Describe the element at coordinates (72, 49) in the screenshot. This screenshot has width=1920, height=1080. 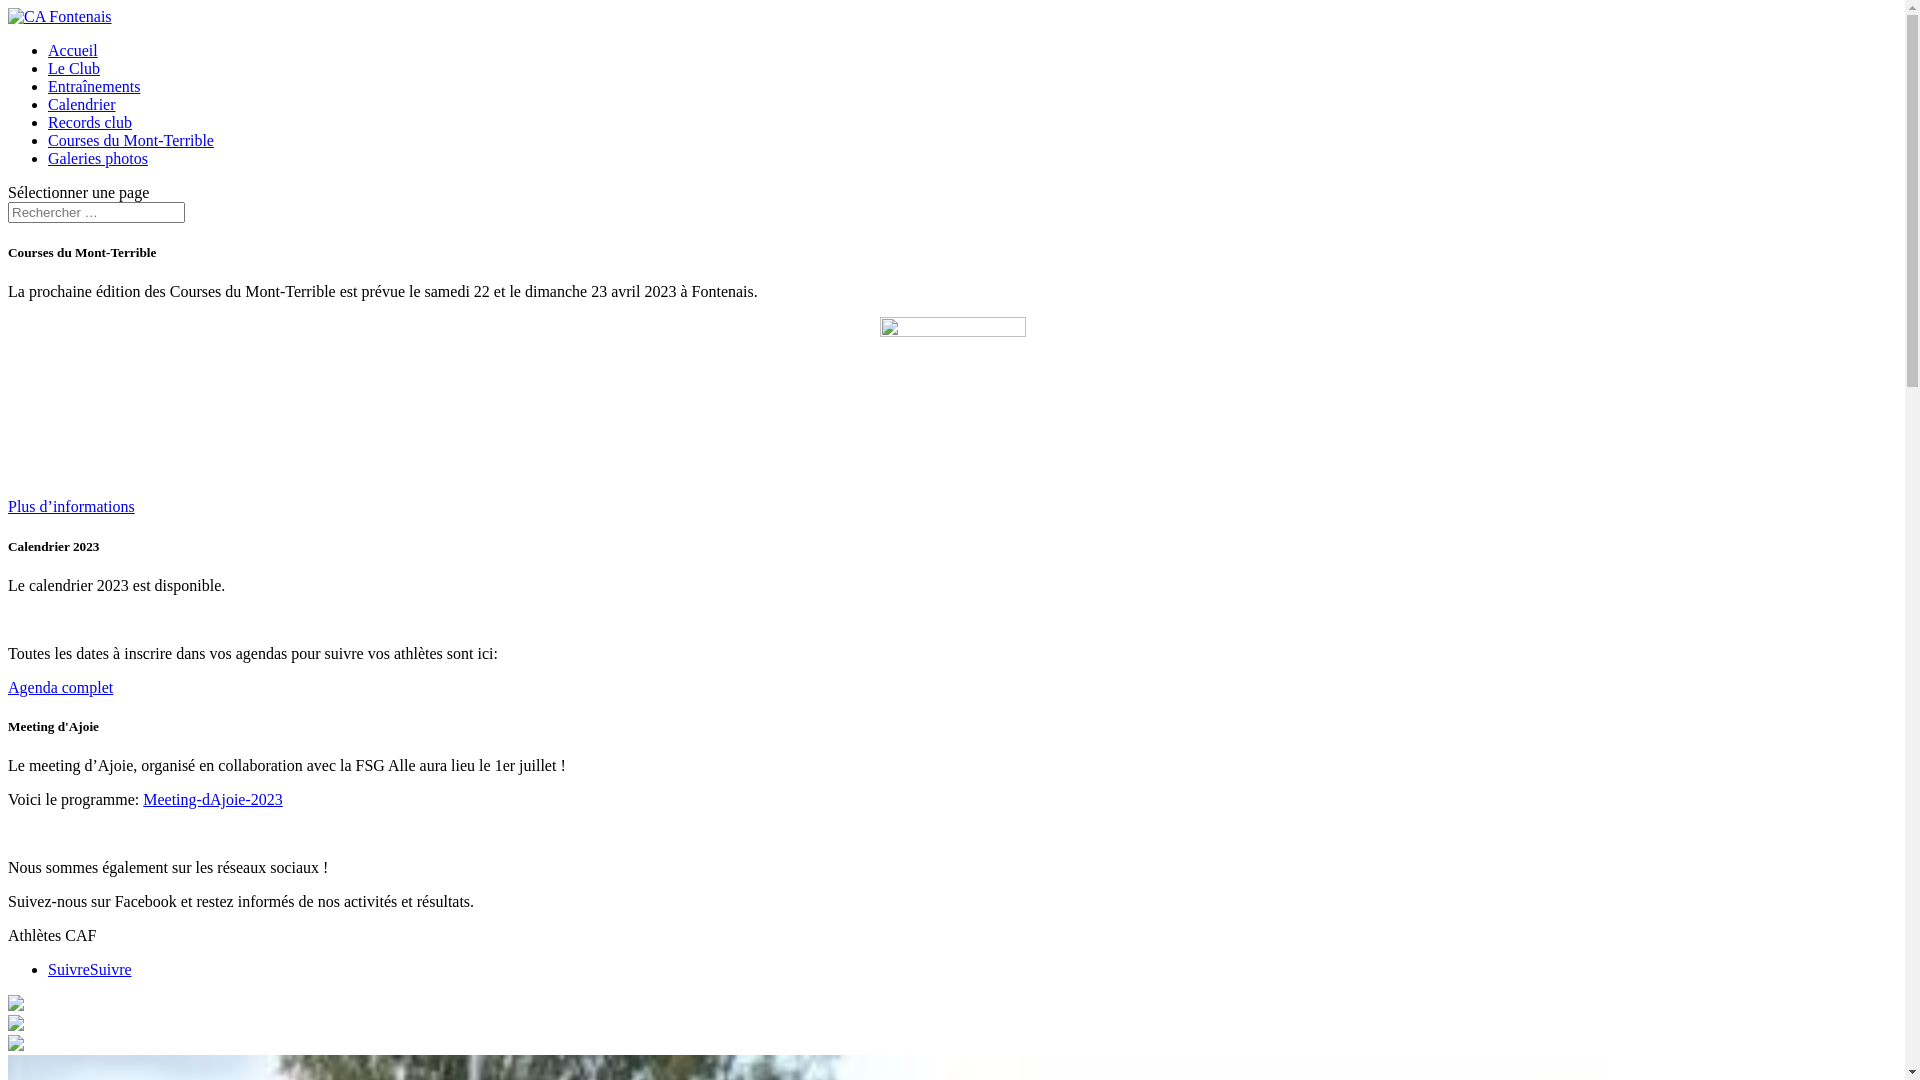
I see `'Accueil'` at that location.